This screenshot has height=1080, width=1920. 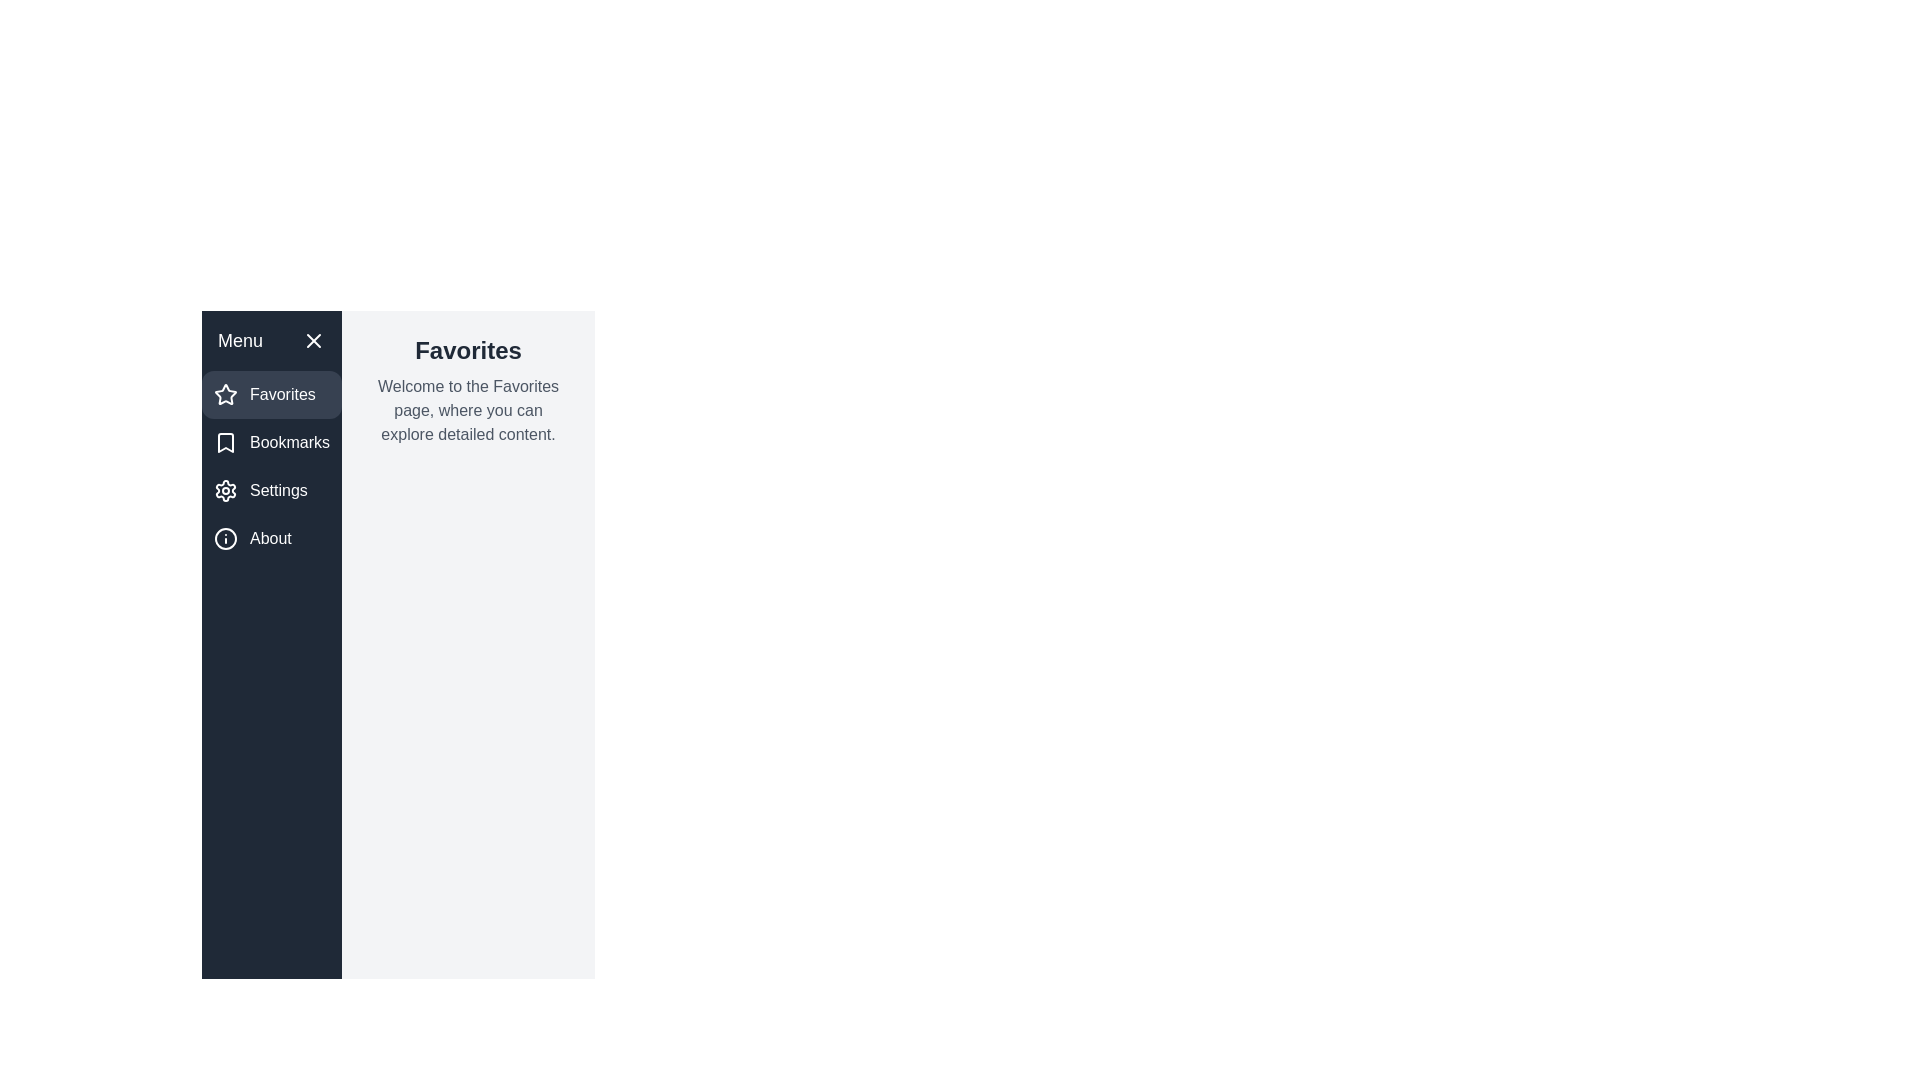 I want to click on the gear-shaped icon in the sidebar menu, which represents settings and is located next to the 'Settings' text, so click(x=225, y=490).